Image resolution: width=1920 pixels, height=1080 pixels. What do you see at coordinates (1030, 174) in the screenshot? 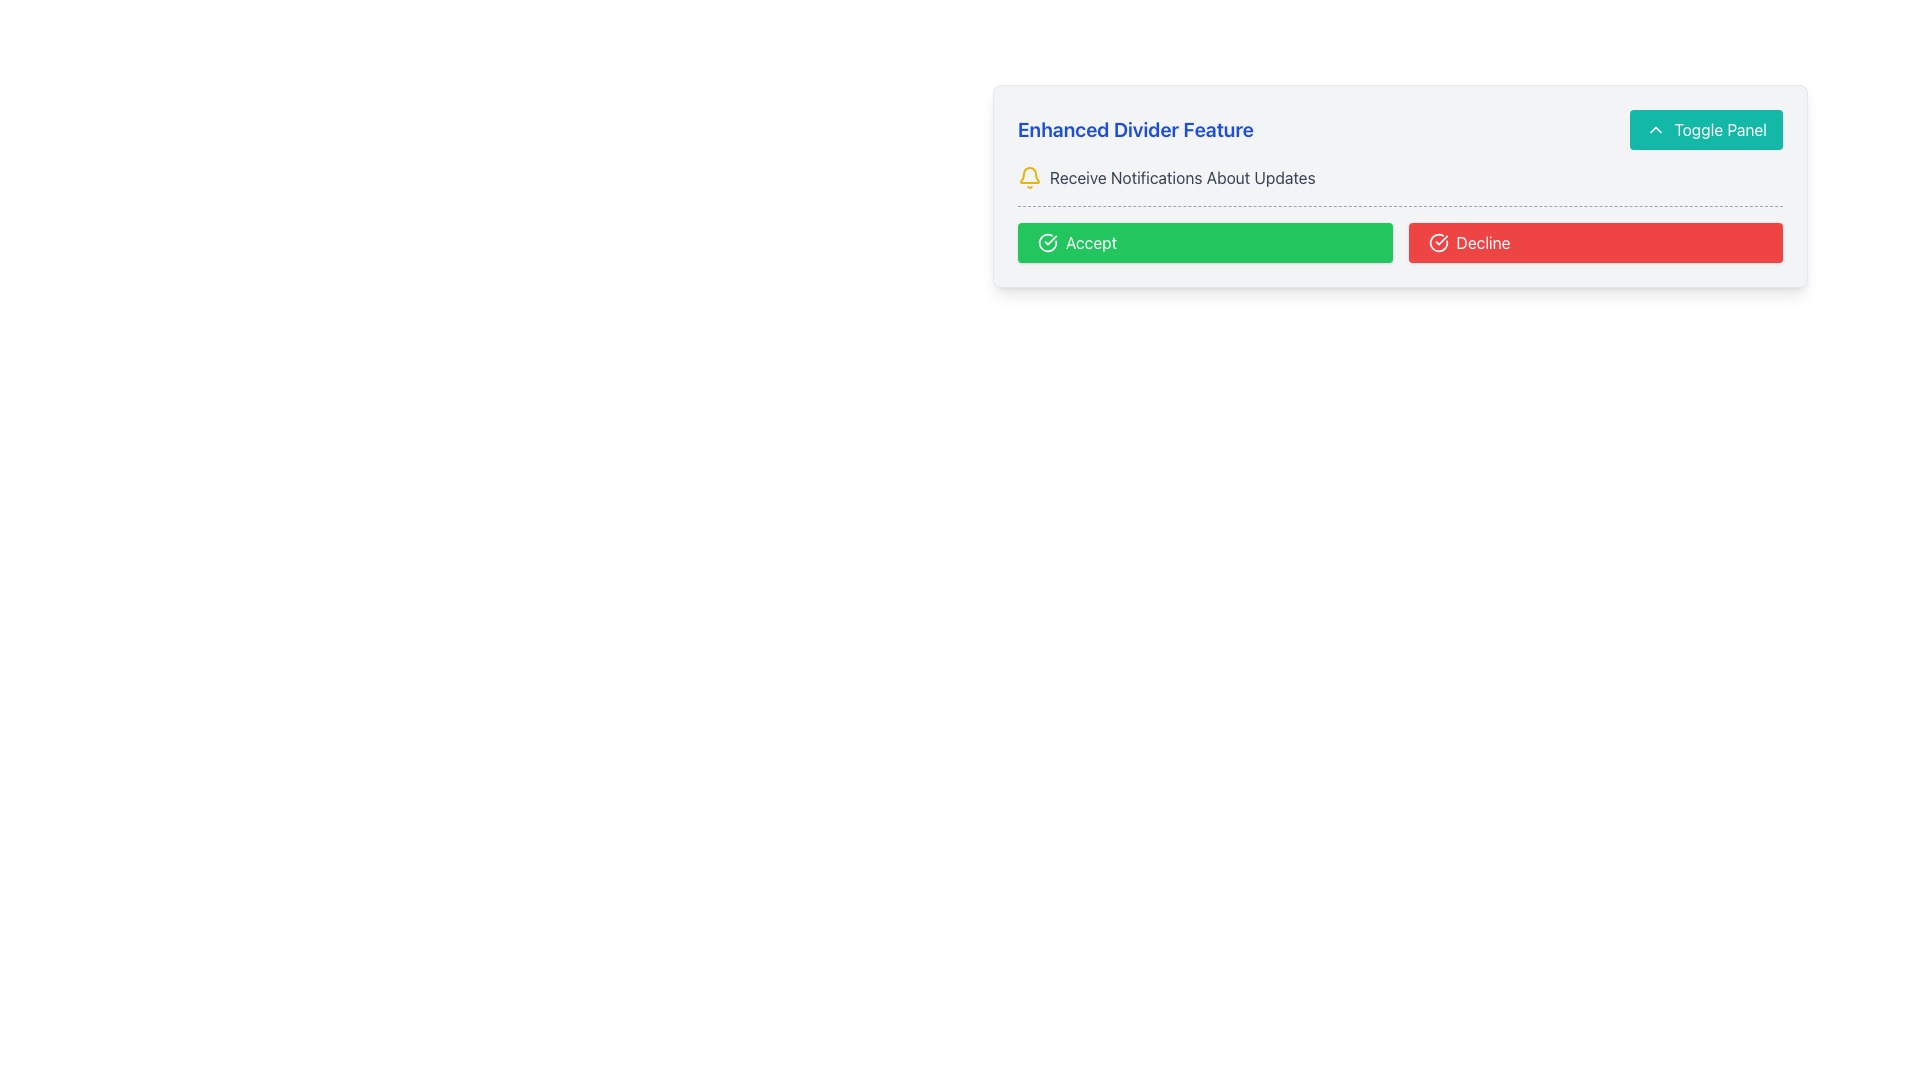
I see `the yellow decorative graphical element that resembles a bell shape within the SVG, which is the second element in the notification bell icon structure` at bounding box center [1030, 174].